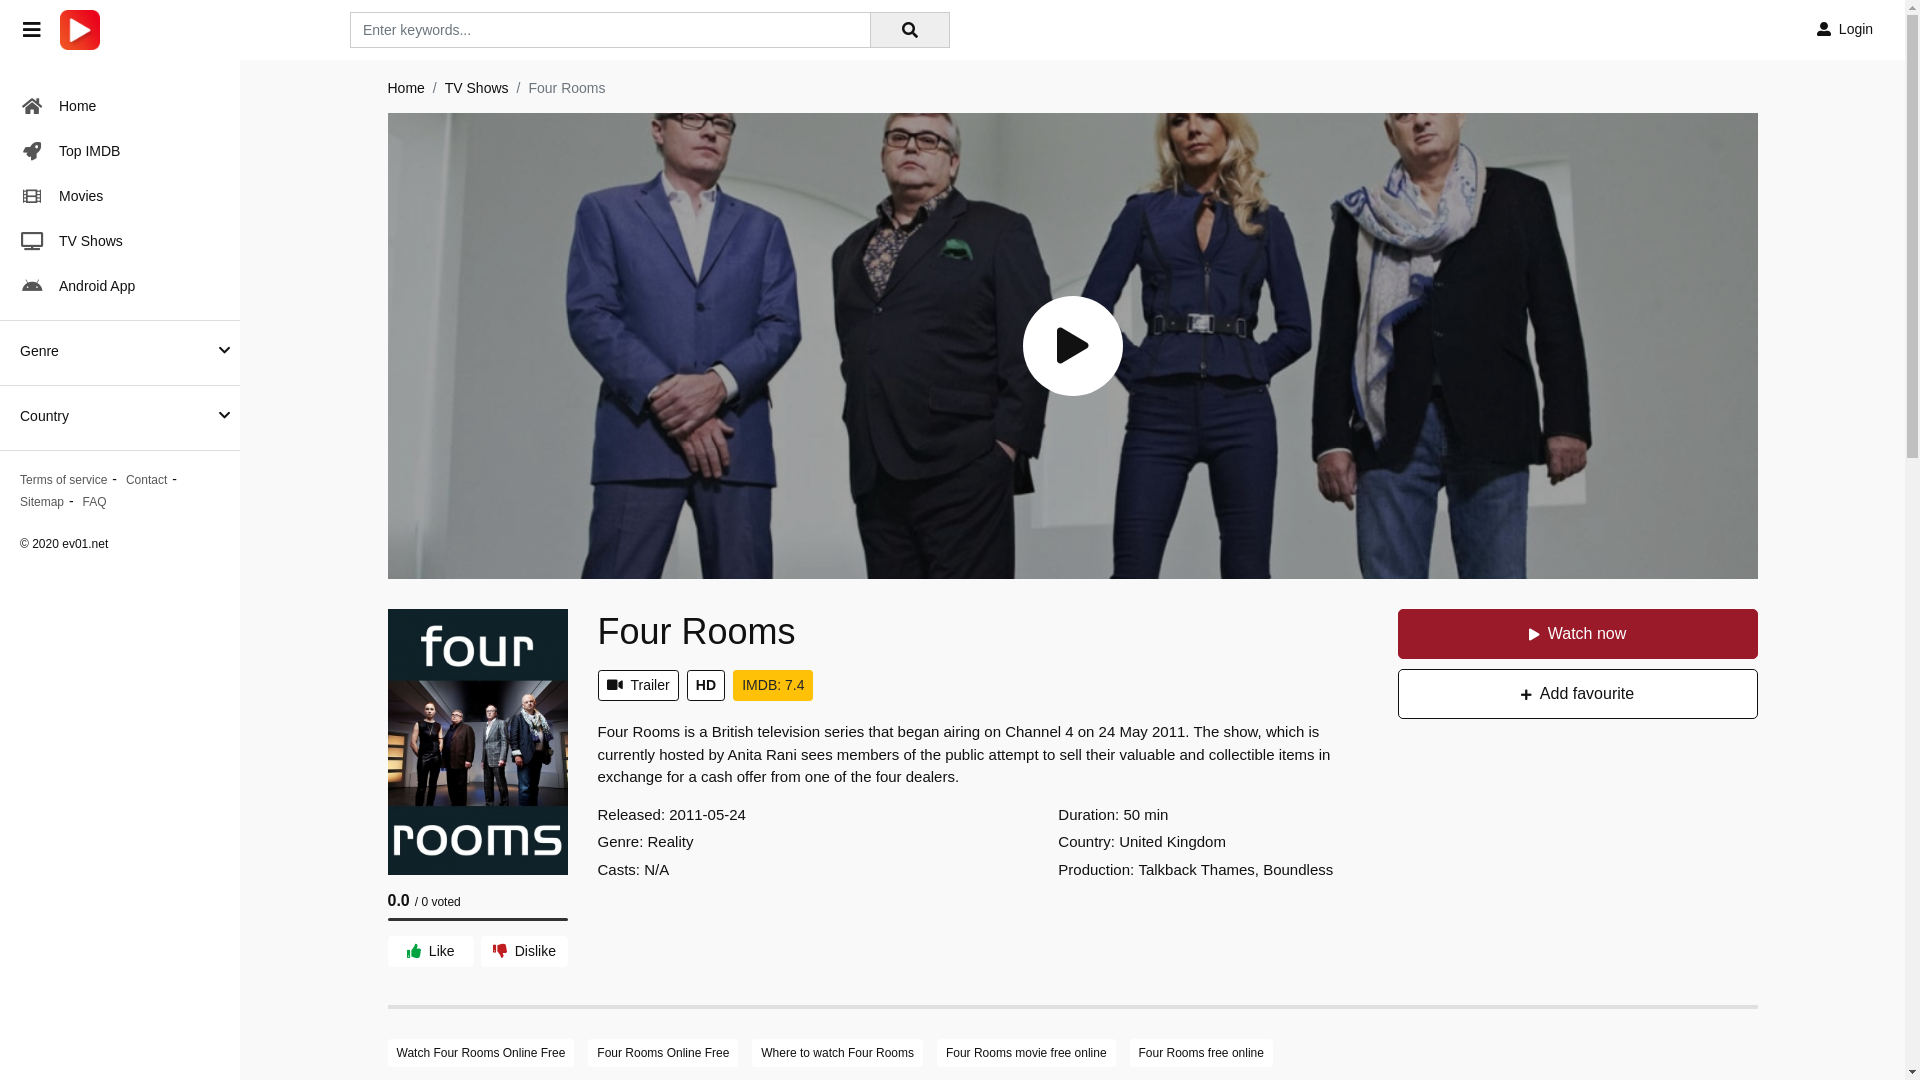  I want to click on 'IMDB: 7.4', so click(771, 684).